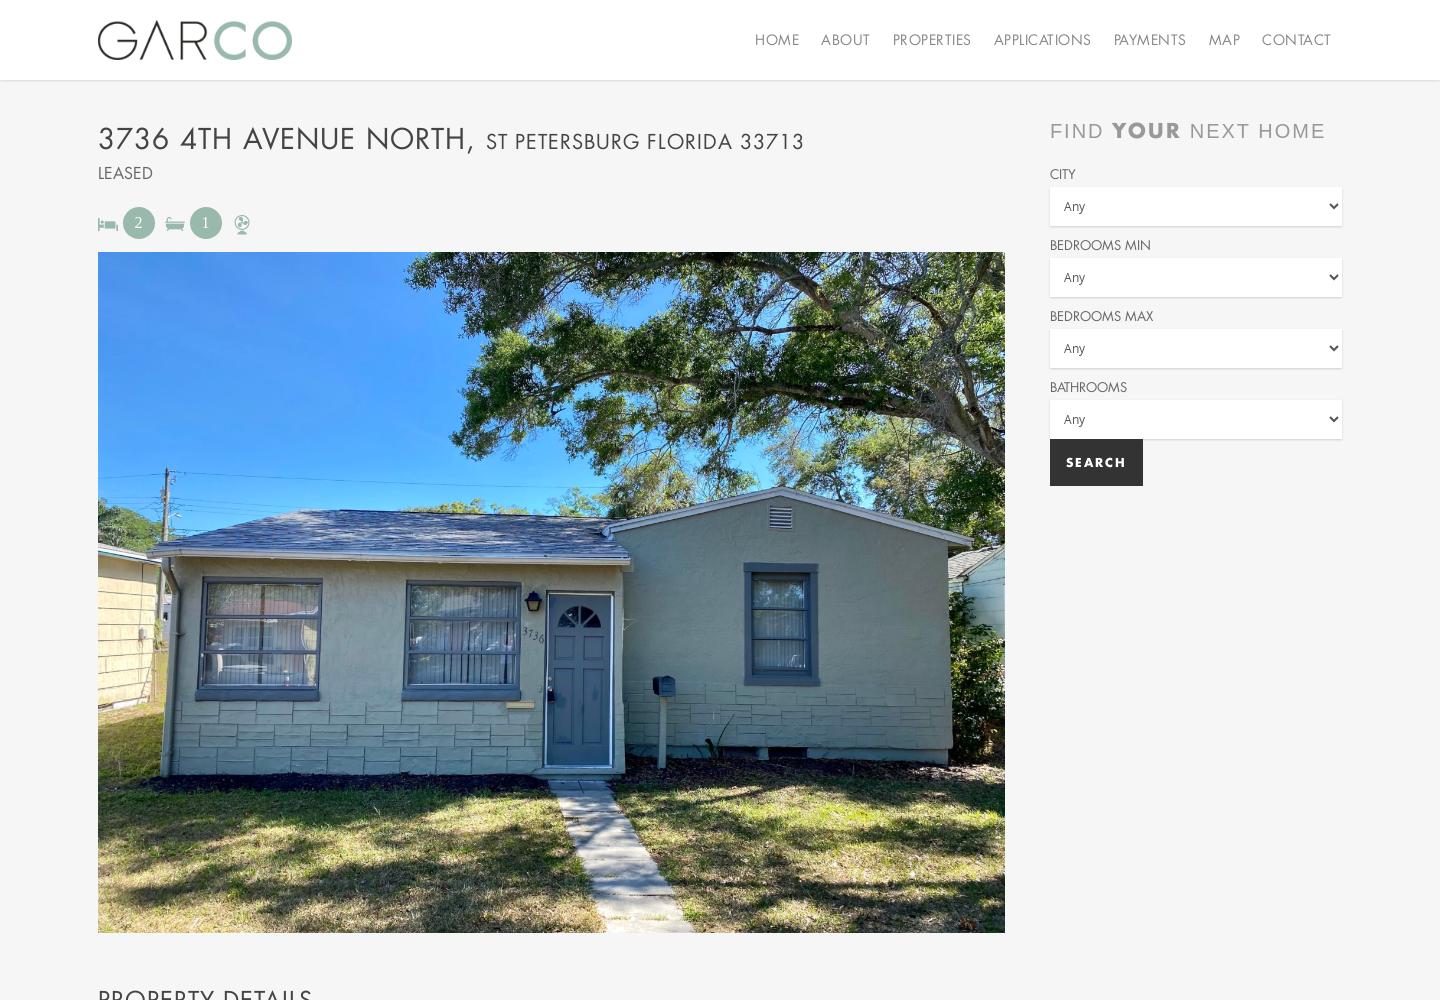 The height and width of the screenshot is (1000, 1440). I want to click on '1', so click(205, 221).